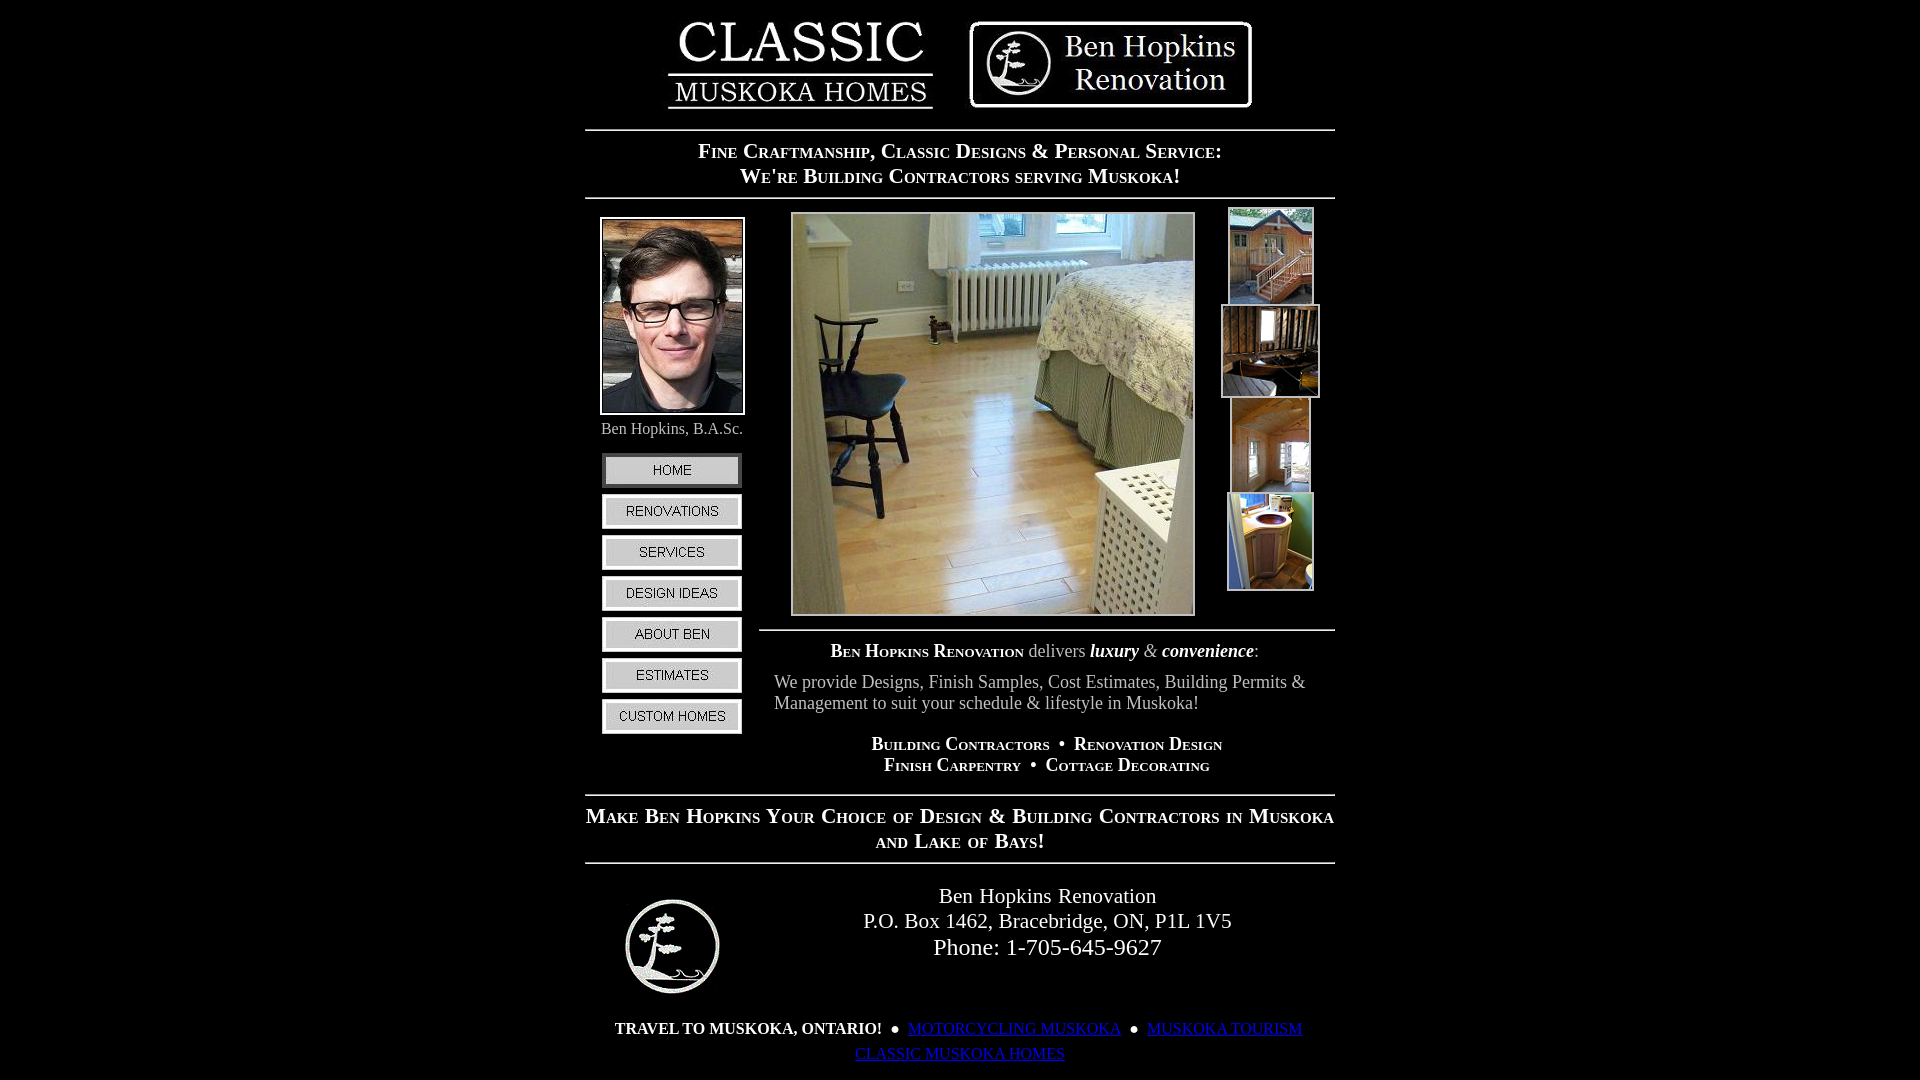  Describe the element at coordinates (1223, 1028) in the screenshot. I see `'MUSKOKA TOURISM'` at that location.